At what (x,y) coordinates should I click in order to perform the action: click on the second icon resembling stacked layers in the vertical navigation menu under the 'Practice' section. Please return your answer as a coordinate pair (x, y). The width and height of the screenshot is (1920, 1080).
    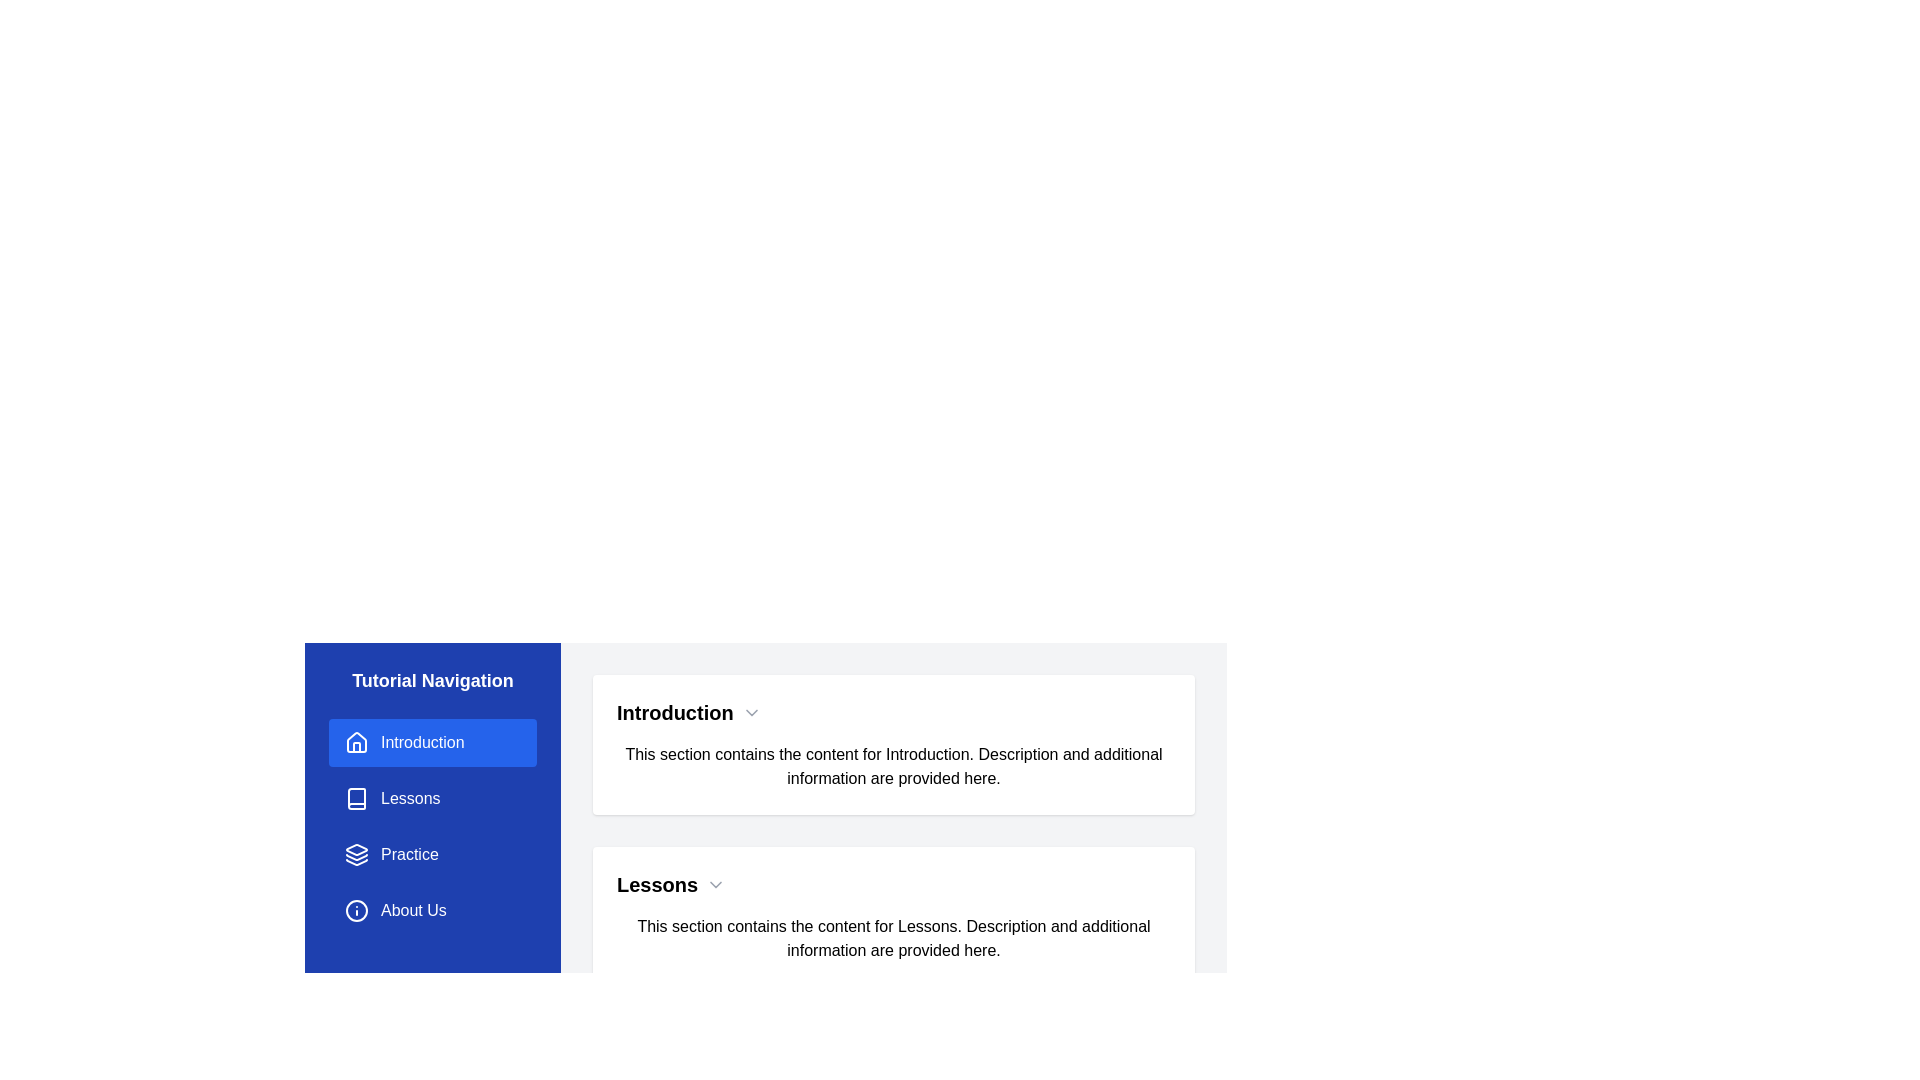
    Looking at the image, I should click on (356, 855).